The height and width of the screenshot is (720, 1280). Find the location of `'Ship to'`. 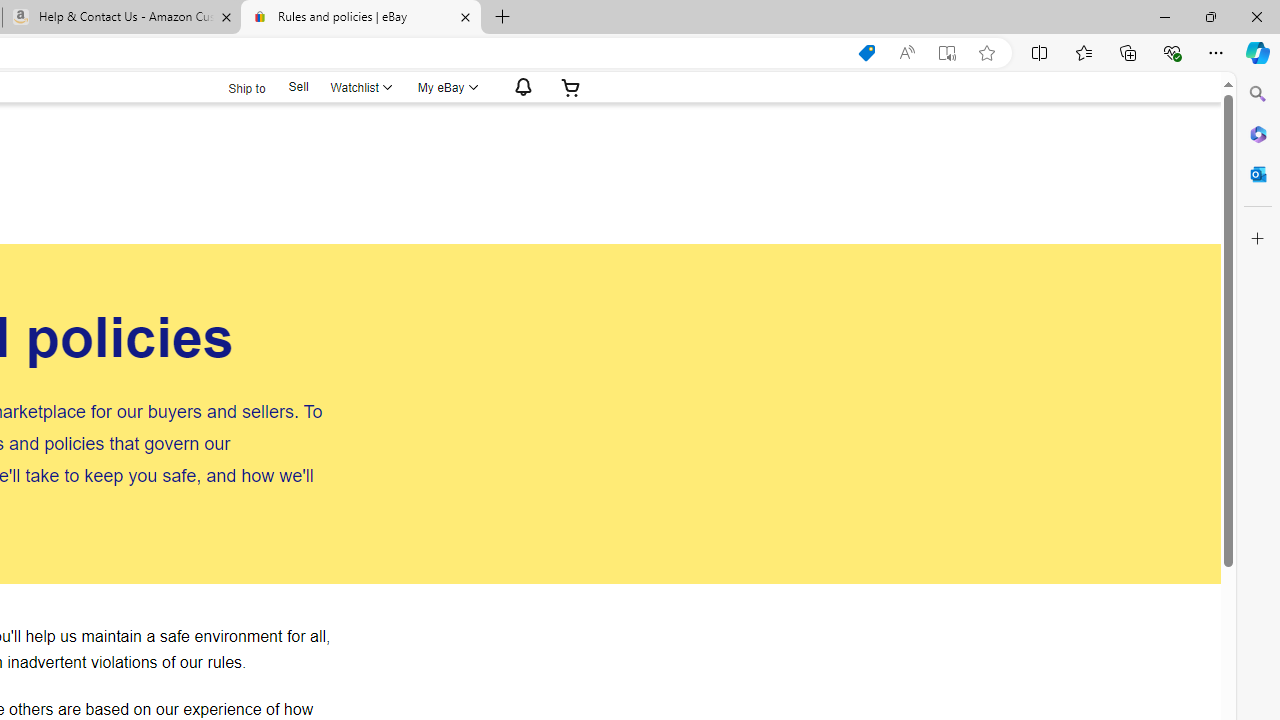

'Ship to' is located at coordinates (234, 87).